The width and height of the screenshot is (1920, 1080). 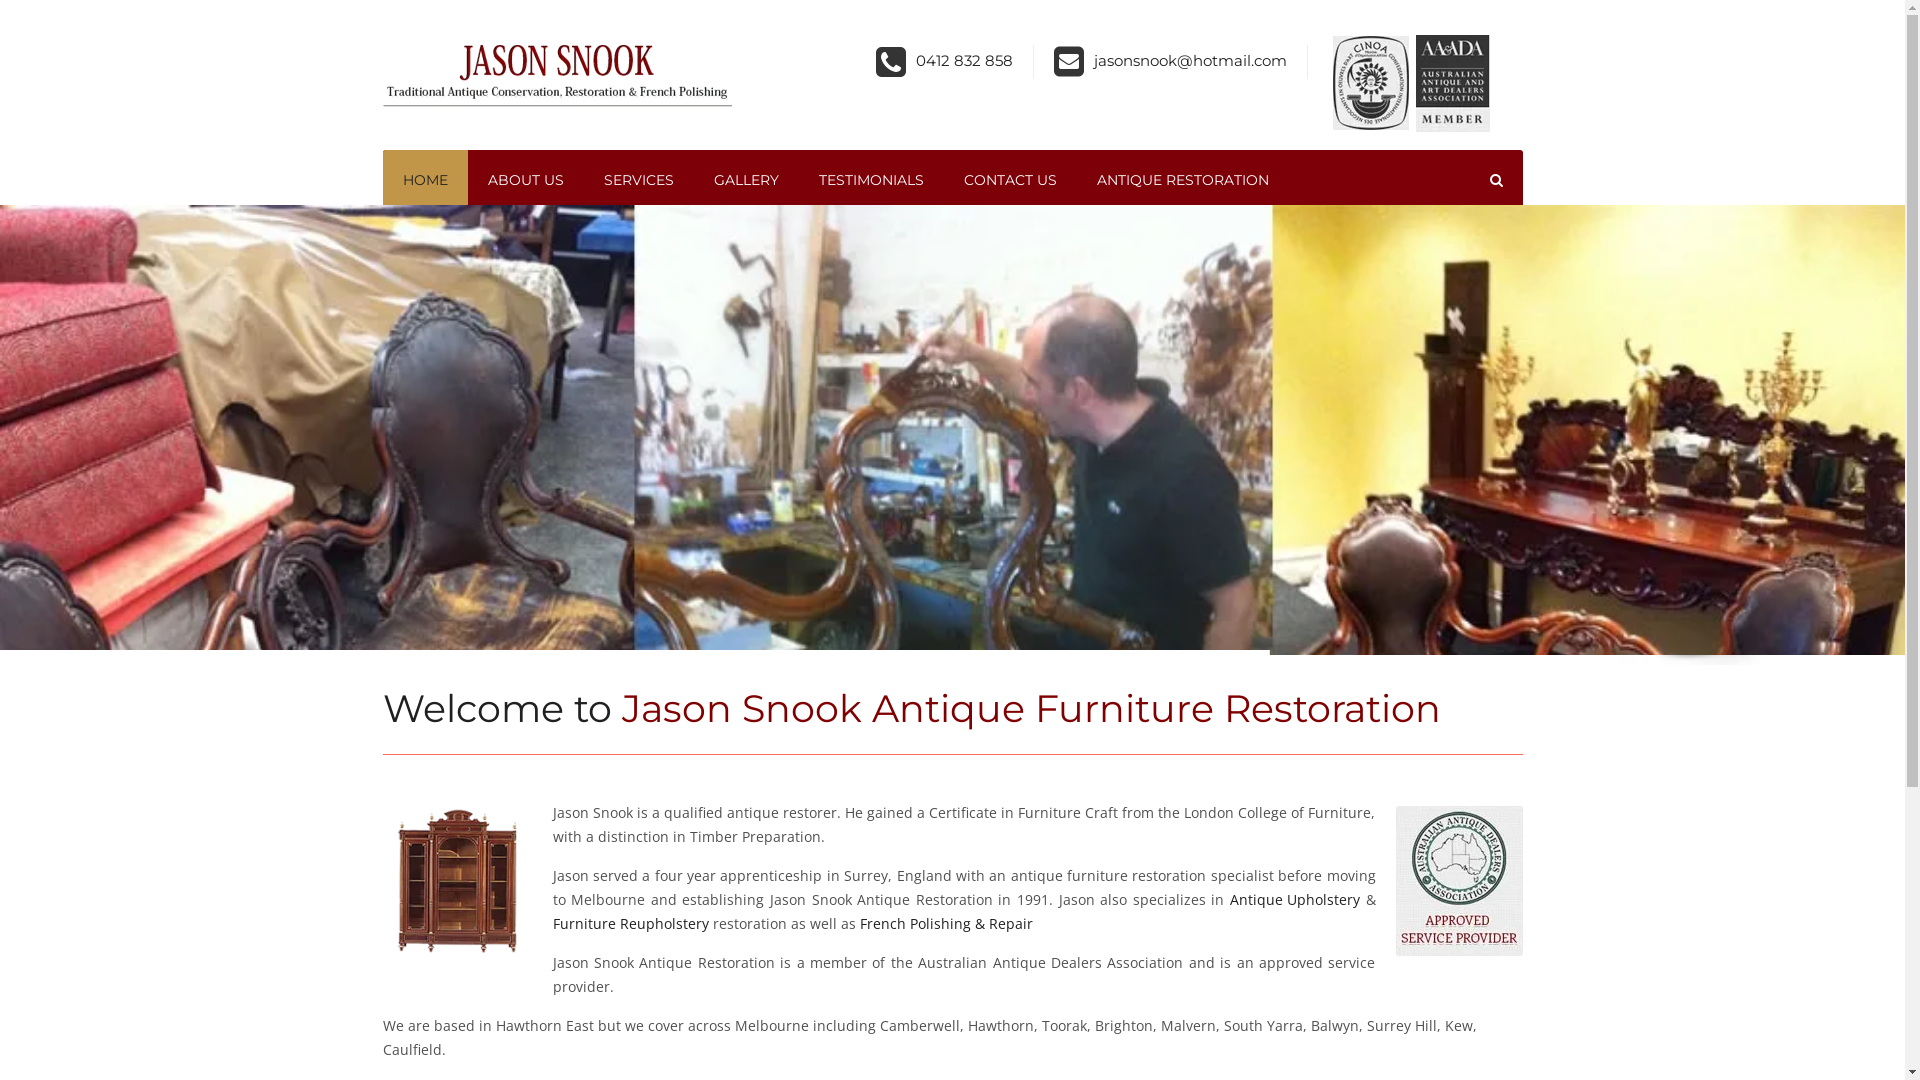 What do you see at coordinates (964, 59) in the screenshot?
I see `'0412 832 858'` at bounding box center [964, 59].